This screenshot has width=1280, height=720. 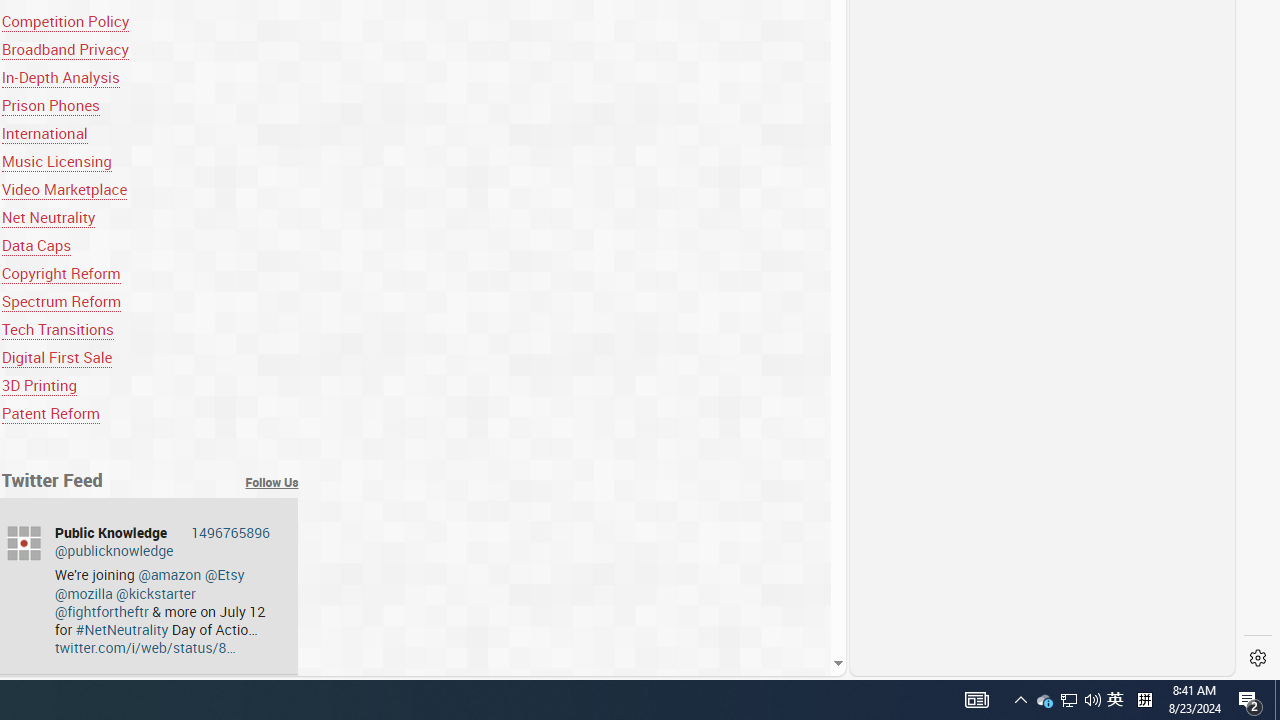 I want to click on 'Prison Phones', so click(x=50, y=105).